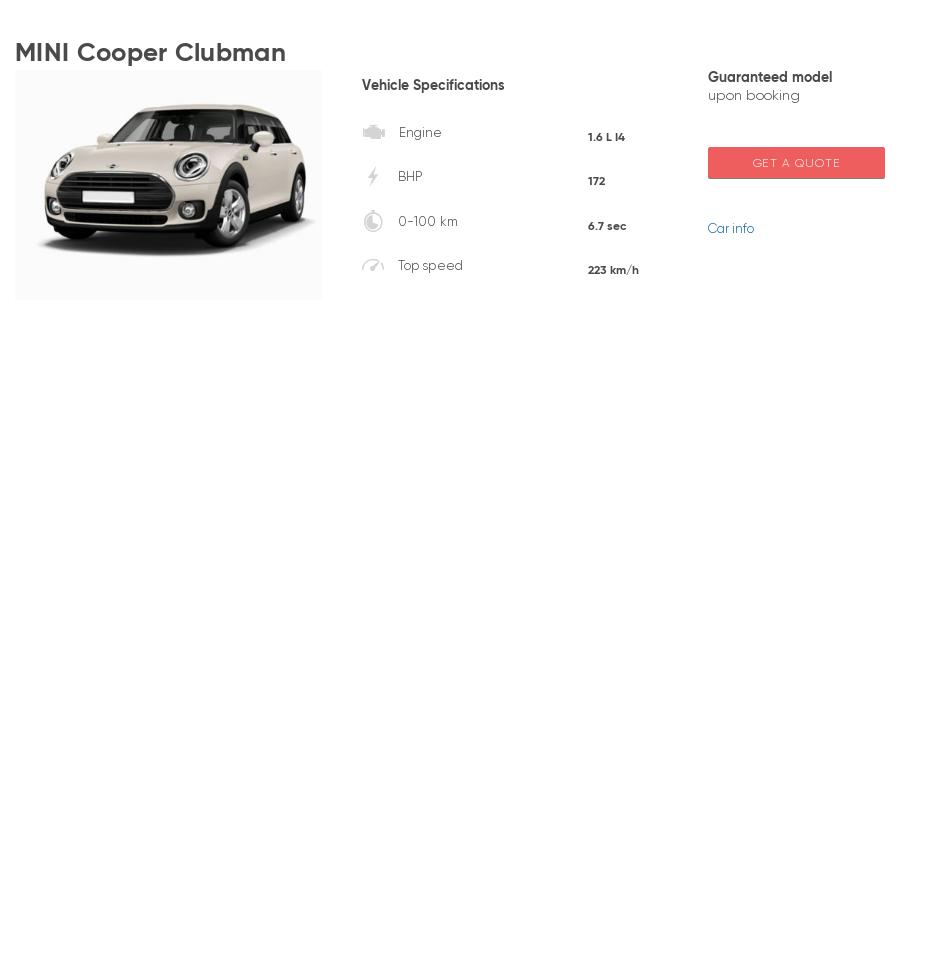  I want to click on 'Bentley', so click(624, 380).